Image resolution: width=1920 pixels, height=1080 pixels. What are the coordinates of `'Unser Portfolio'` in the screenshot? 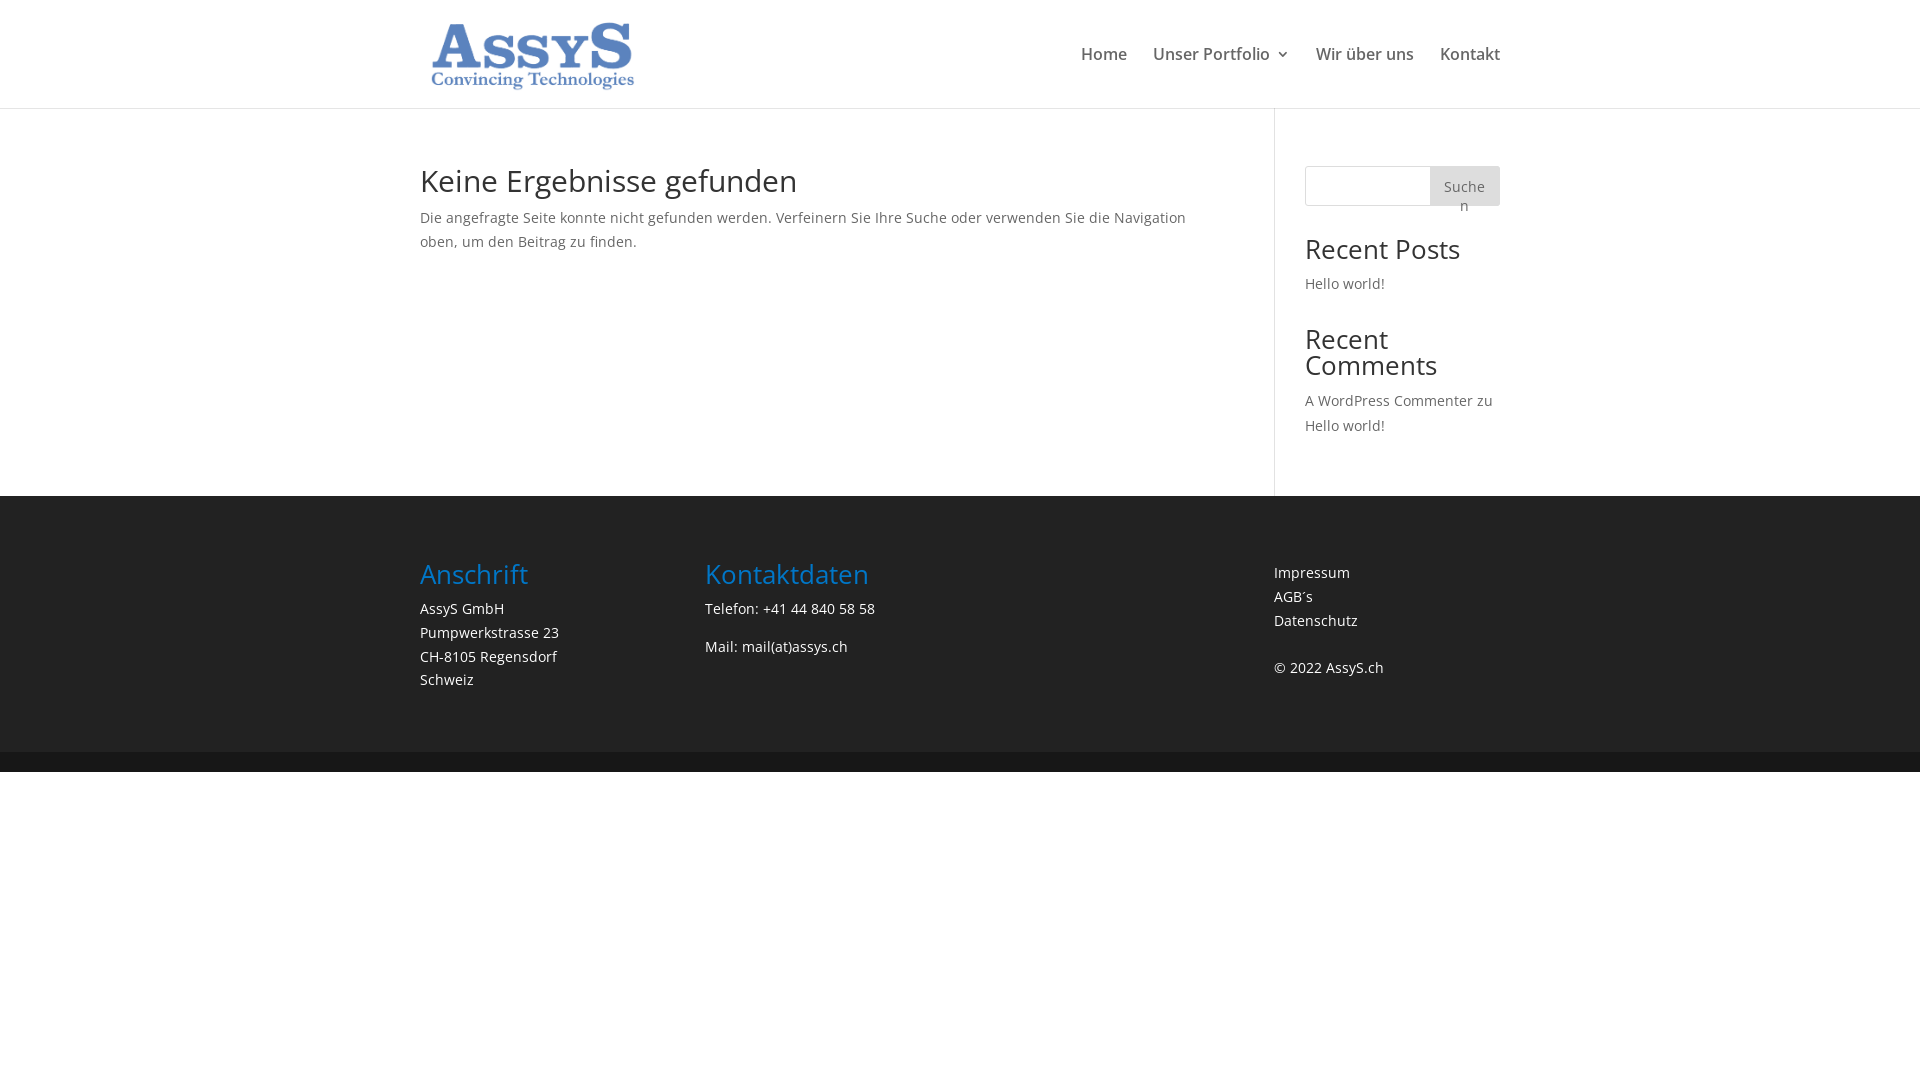 It's located at (1220, 76).